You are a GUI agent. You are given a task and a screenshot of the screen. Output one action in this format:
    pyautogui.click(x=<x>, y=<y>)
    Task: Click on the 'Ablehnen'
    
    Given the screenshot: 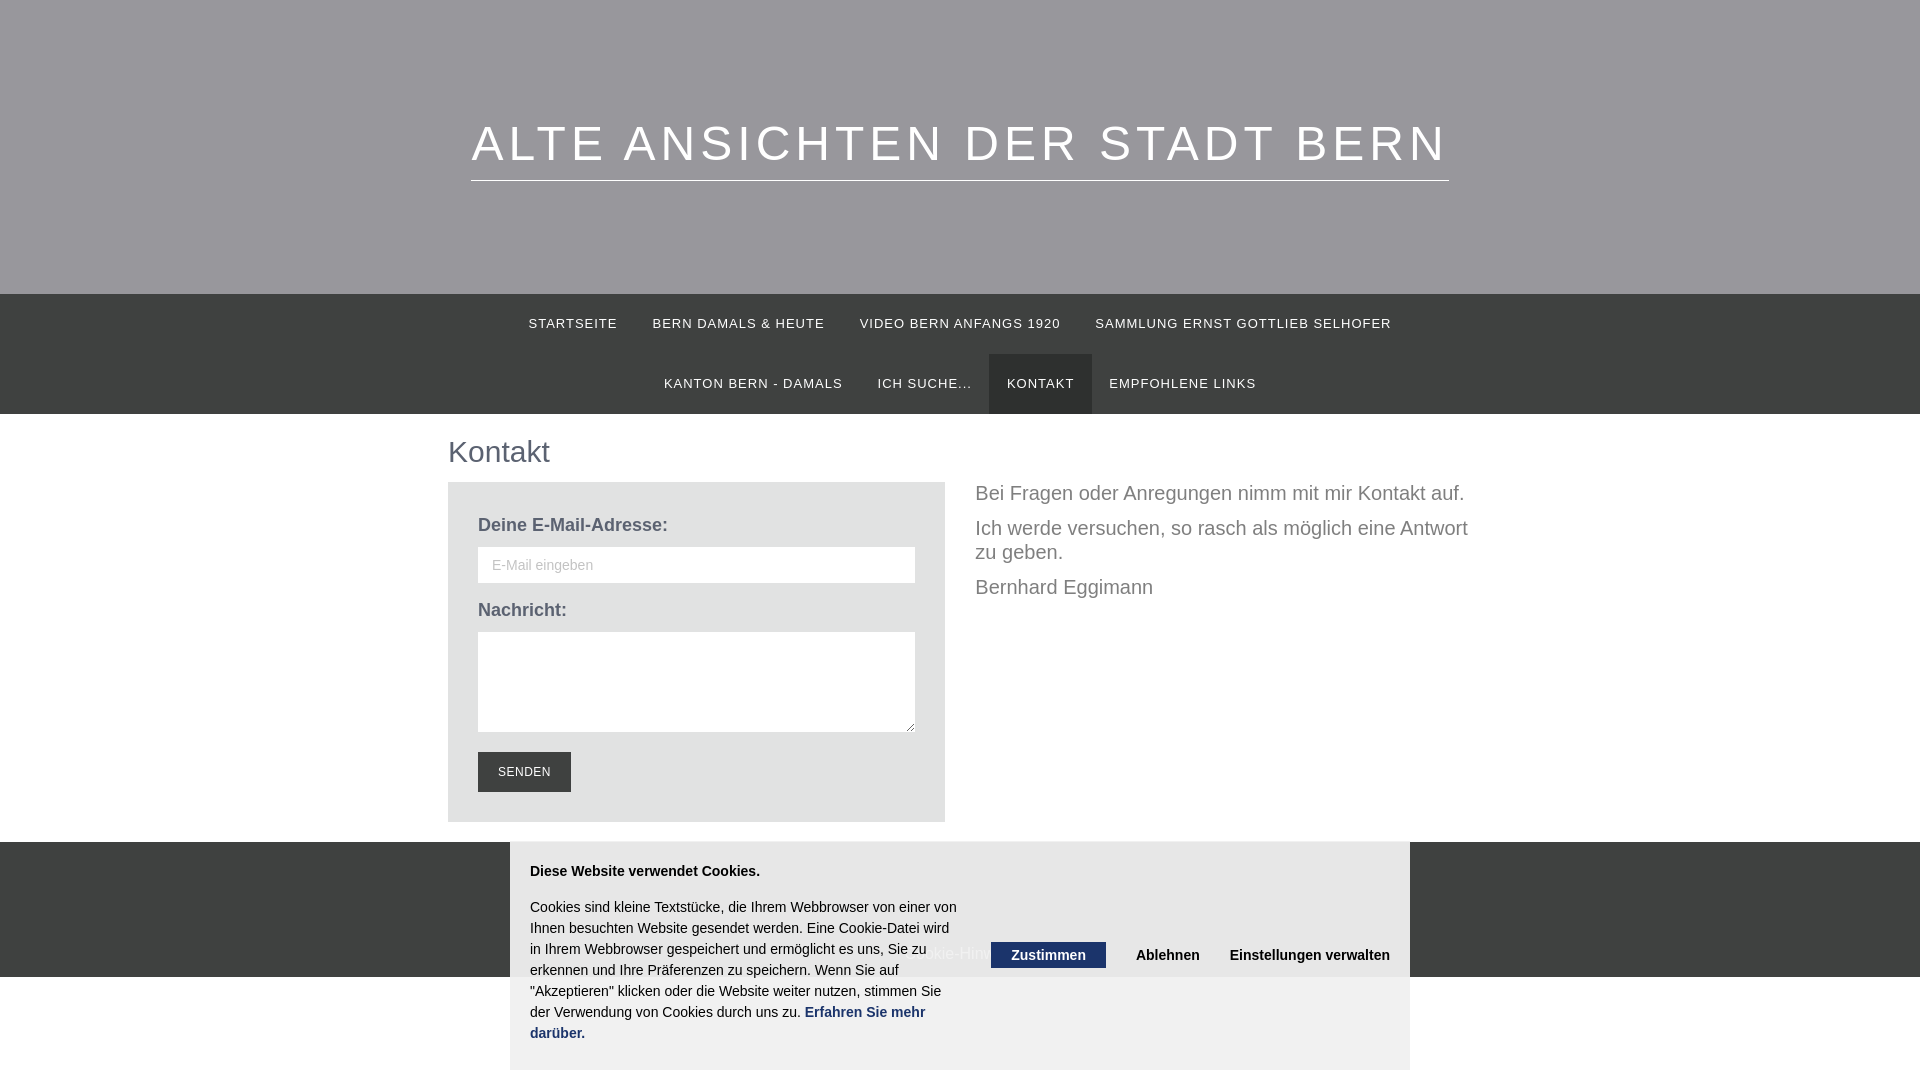 What is the action you would take?
    pyautogui.click(x=1167, y=954)
    